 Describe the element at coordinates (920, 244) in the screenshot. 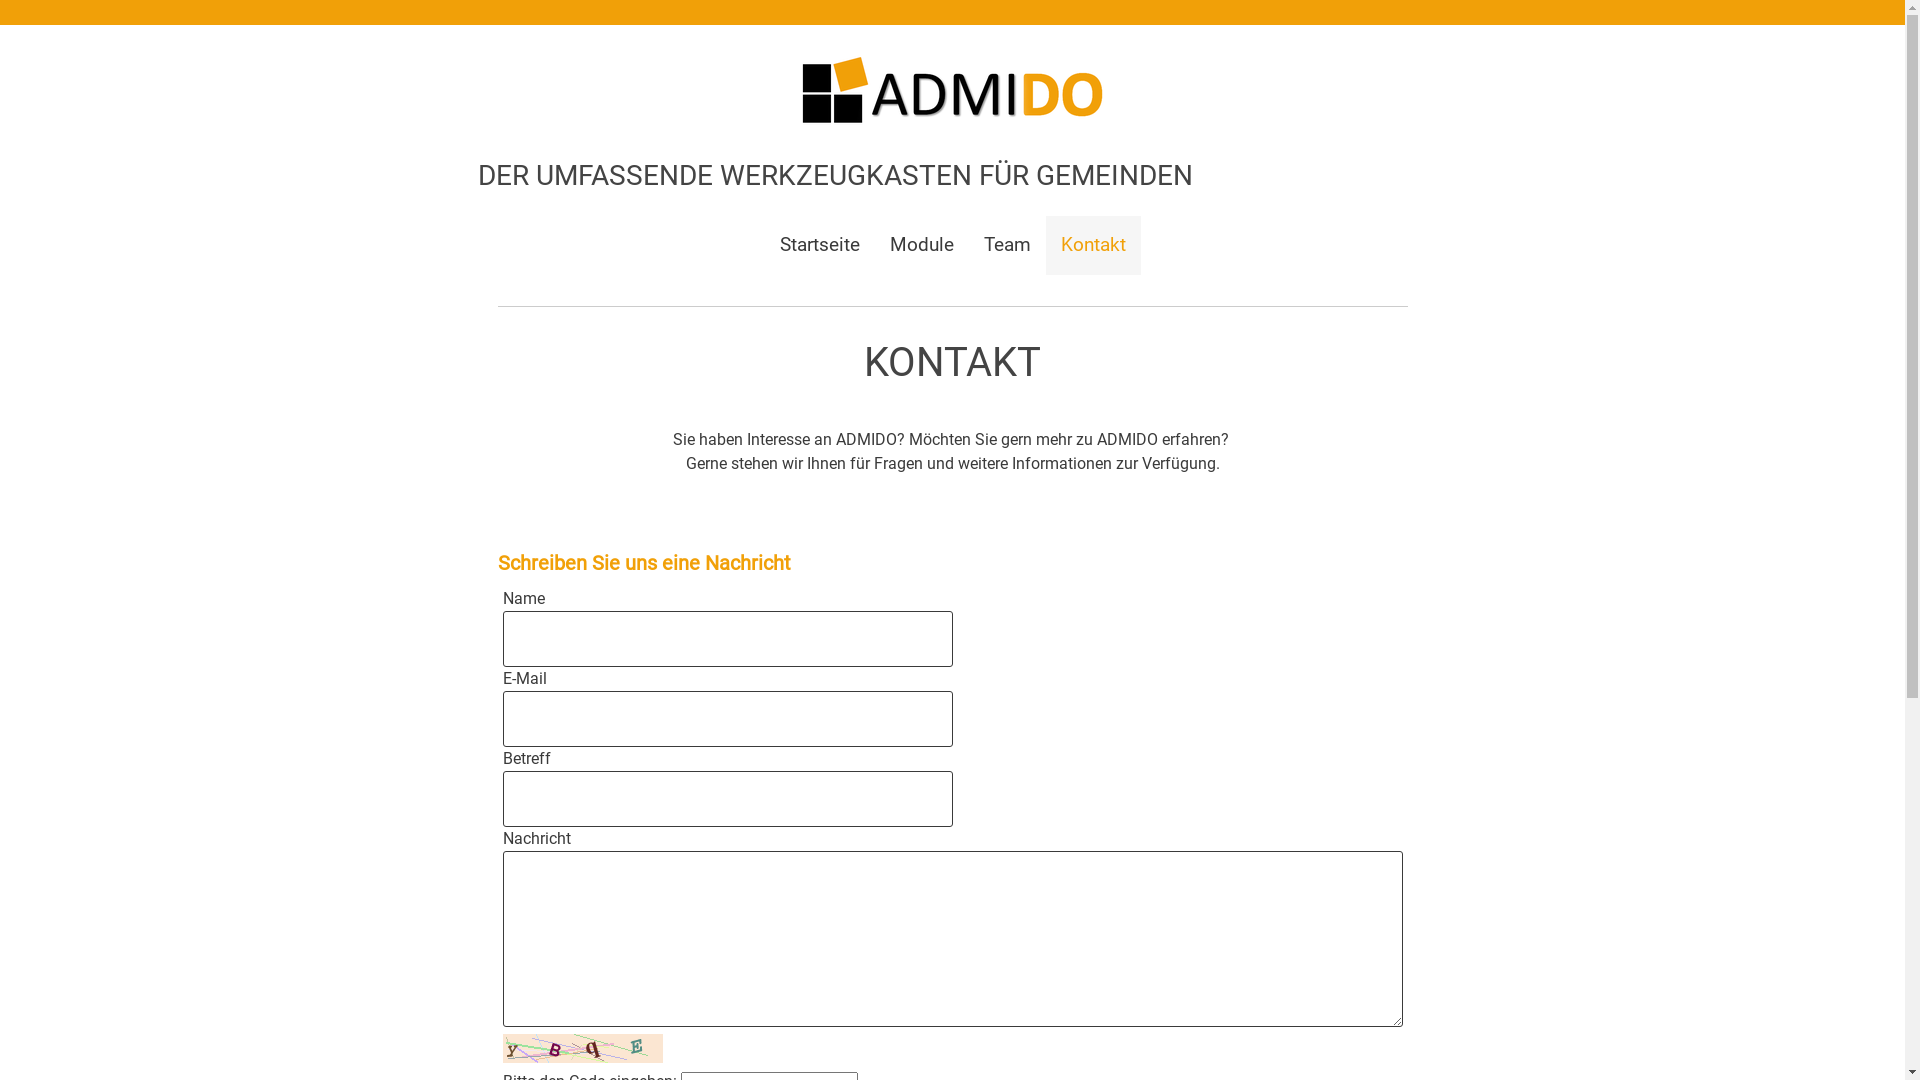

I see `'Module'` at that location.